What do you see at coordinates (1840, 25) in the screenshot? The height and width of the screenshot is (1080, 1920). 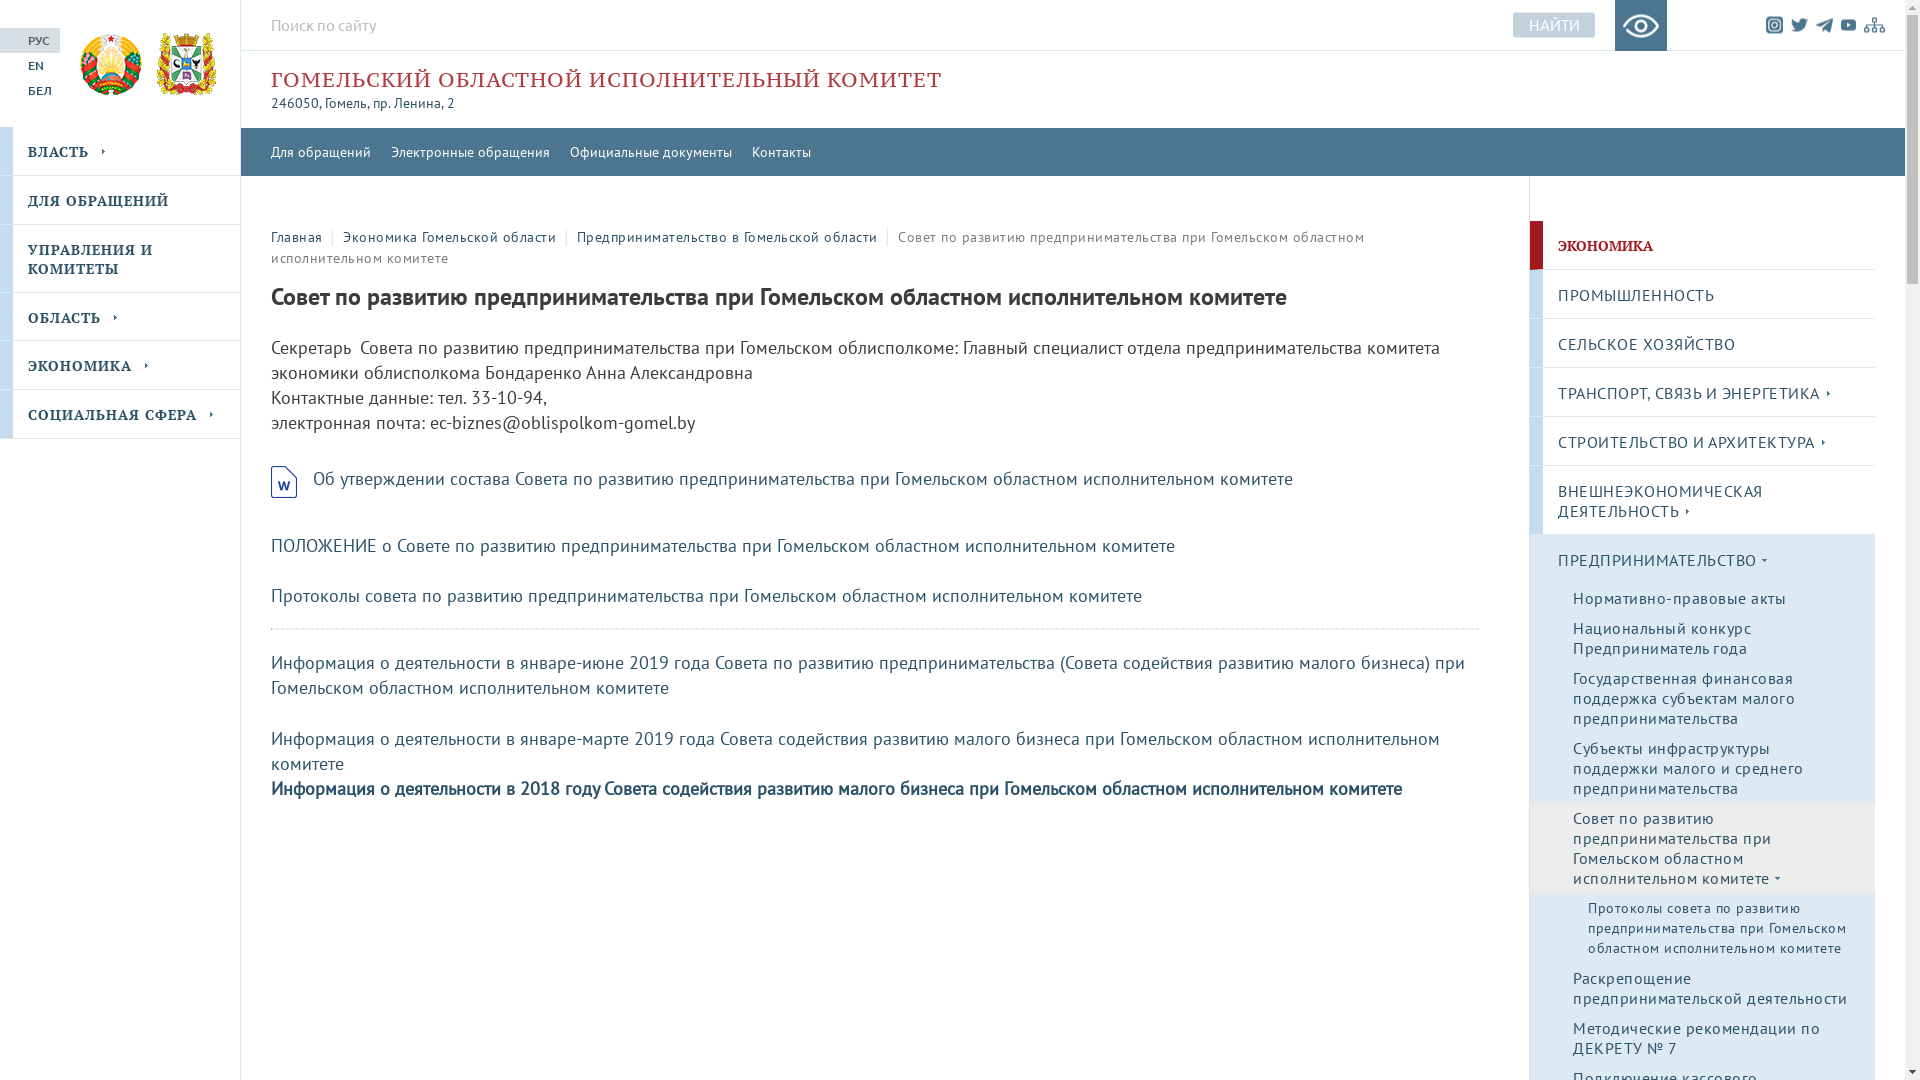 I see `'YouTube'` at bounding box center [1840, 25].